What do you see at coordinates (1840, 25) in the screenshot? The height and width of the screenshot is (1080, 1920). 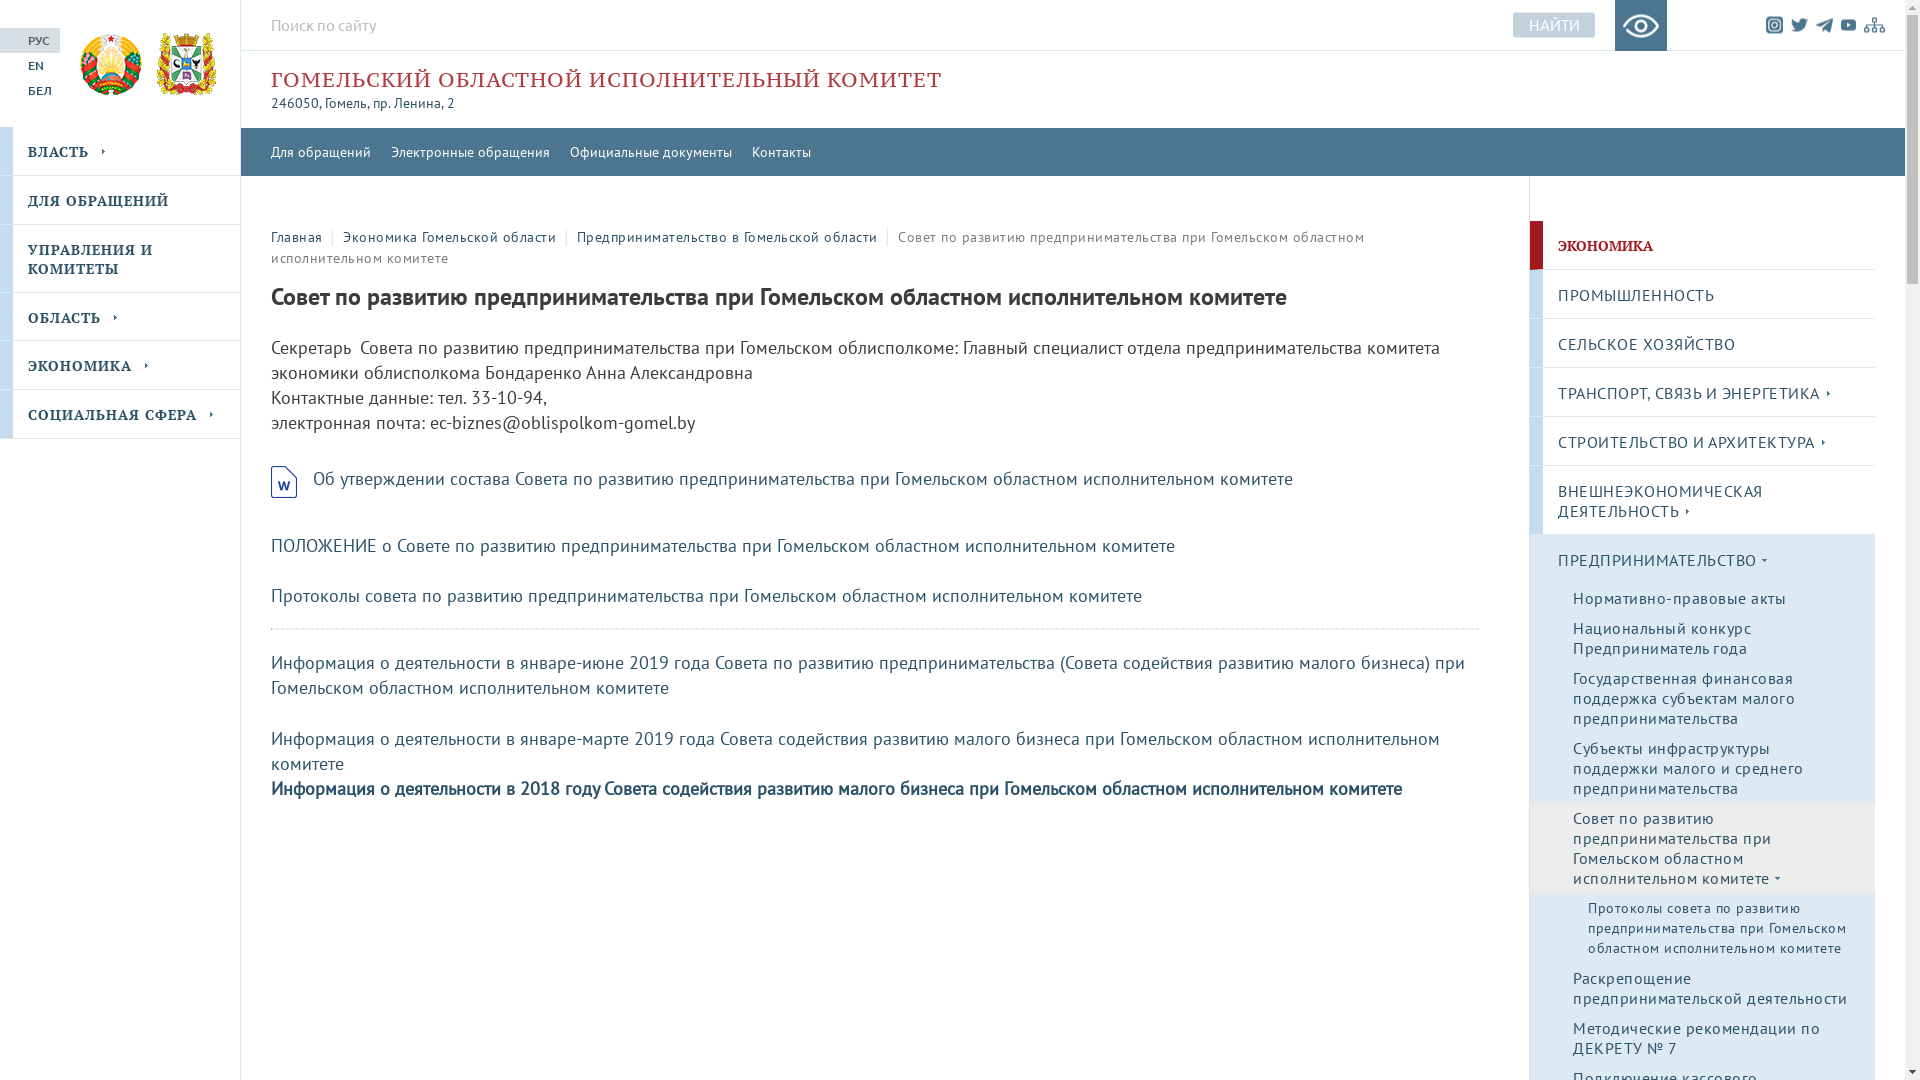 I see `'YouTube'` at bounding box center [1840, 25].